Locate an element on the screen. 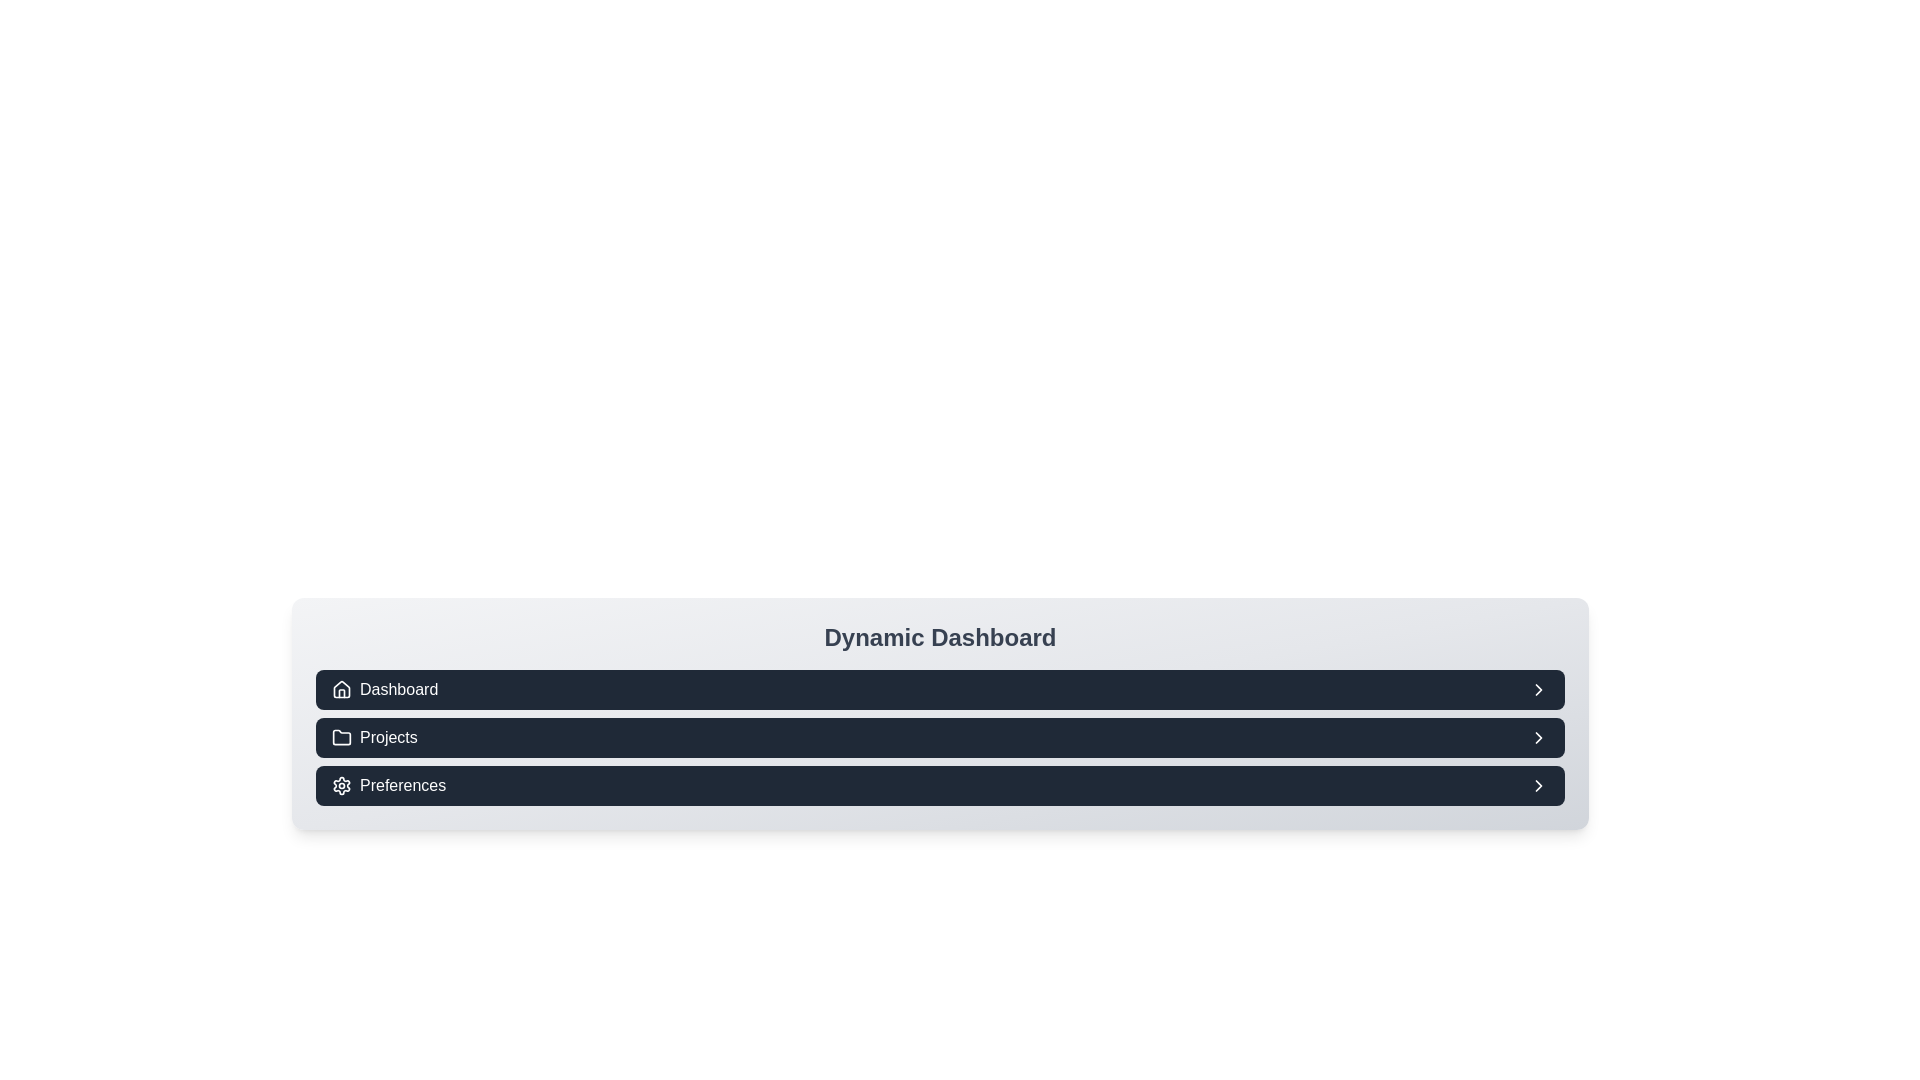  the rightward chevron arrow icon, which is gray and located on the dark background in the first line item of the list is located at coordinates (1538, 689).